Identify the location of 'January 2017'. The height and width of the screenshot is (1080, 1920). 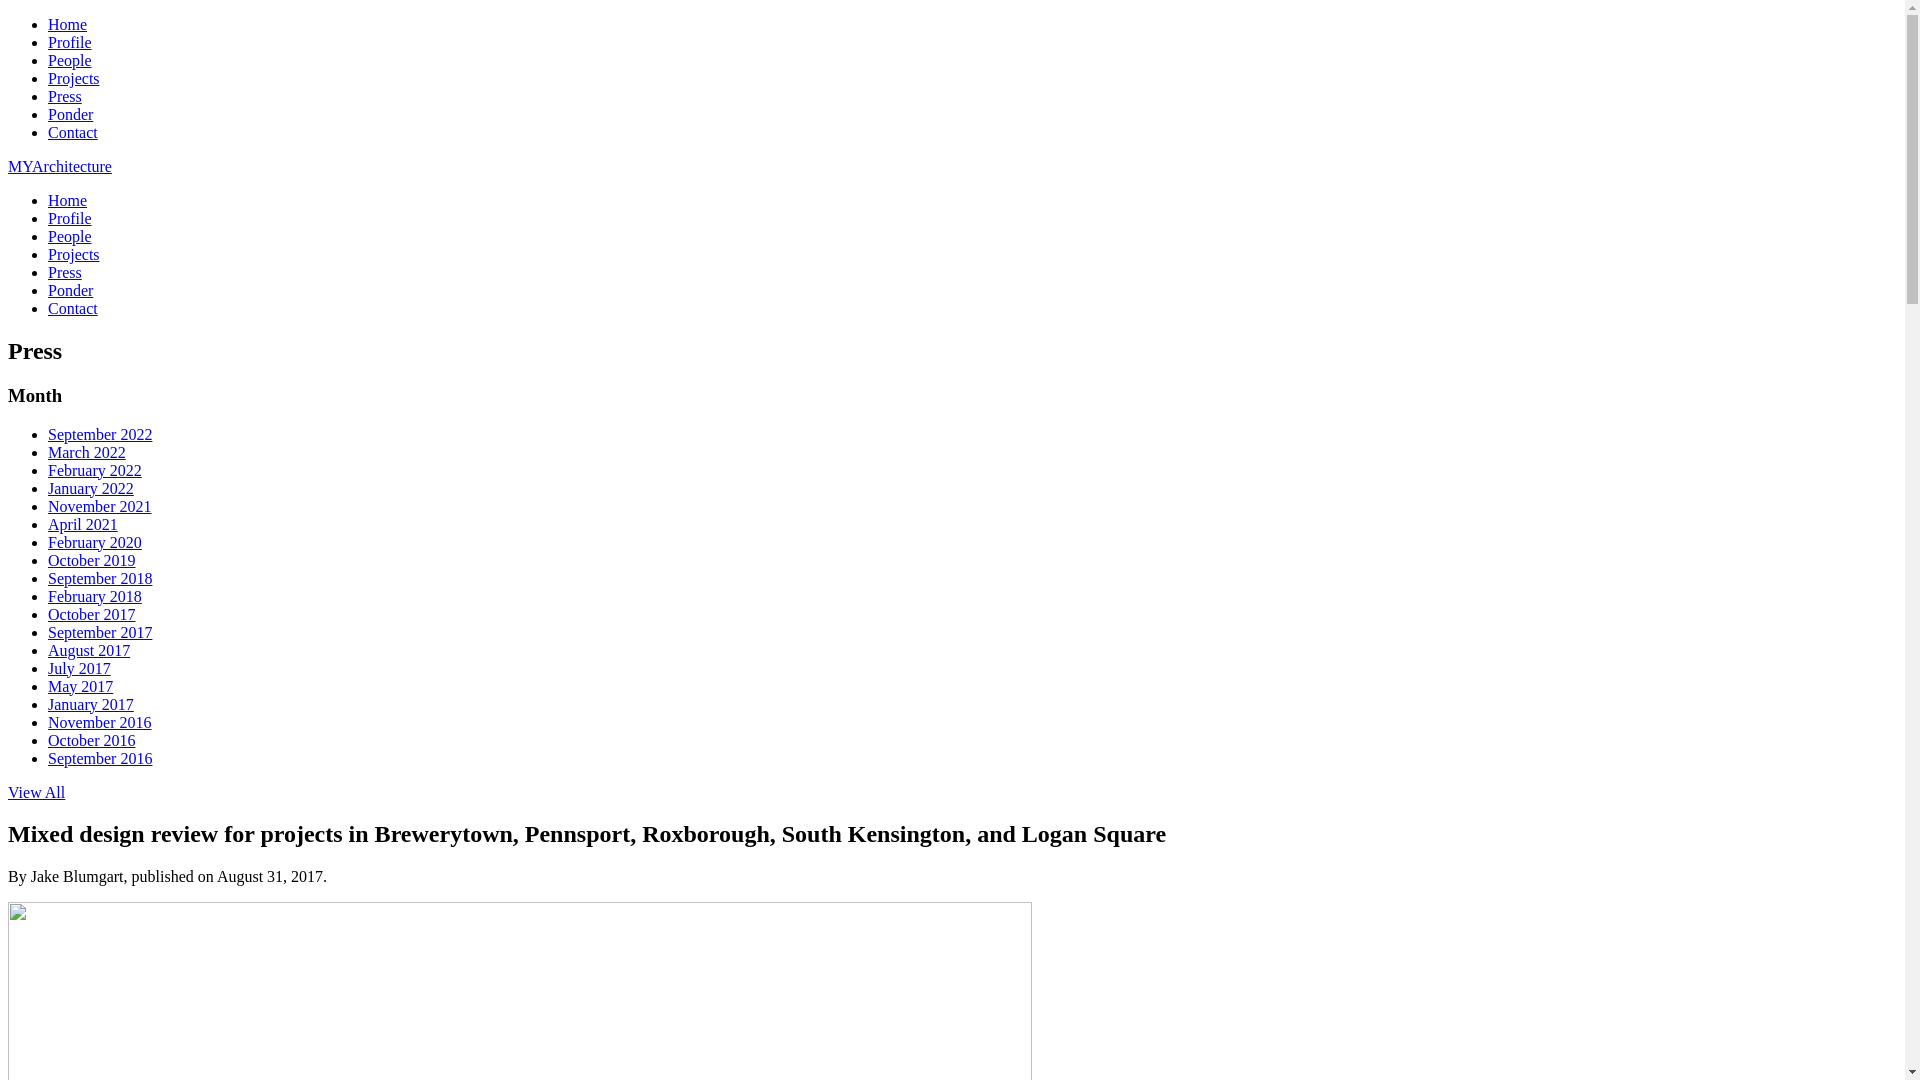
(90, 703).